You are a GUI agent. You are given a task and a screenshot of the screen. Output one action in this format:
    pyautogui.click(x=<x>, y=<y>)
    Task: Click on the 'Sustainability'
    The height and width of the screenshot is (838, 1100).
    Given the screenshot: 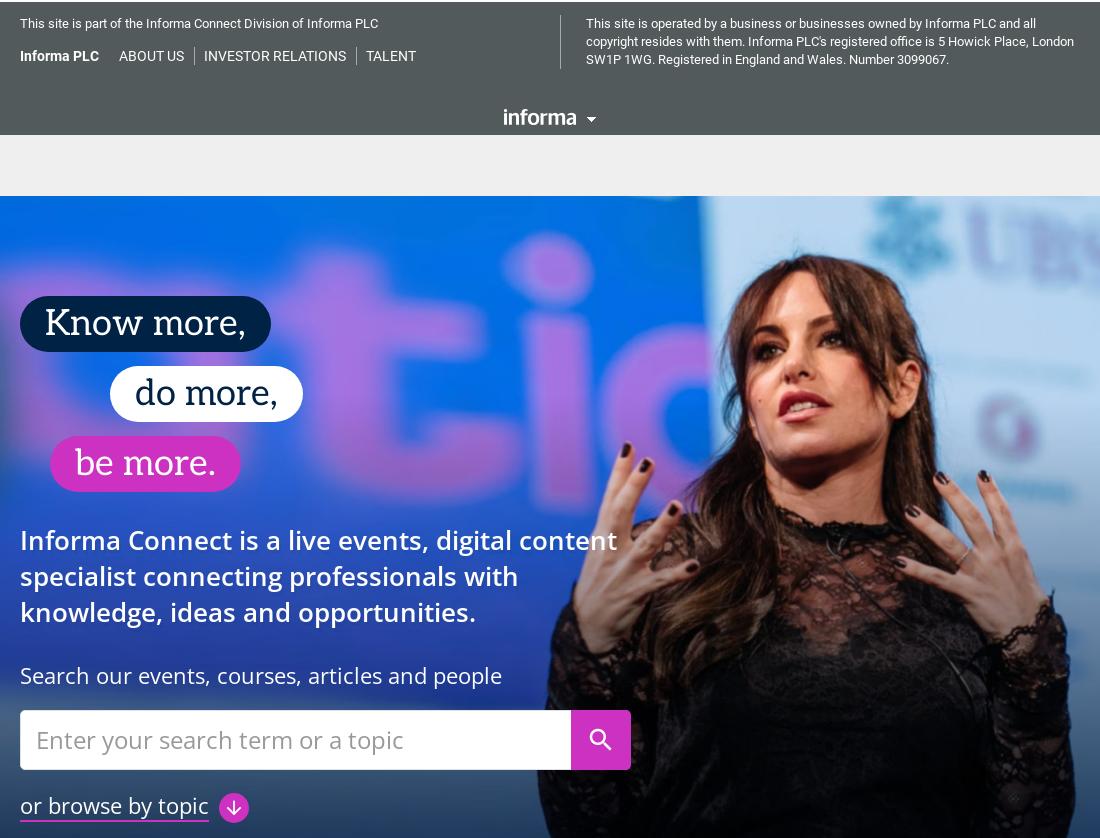 What is the action you would take?
    pyautogui.click(x=689, y=30)
    